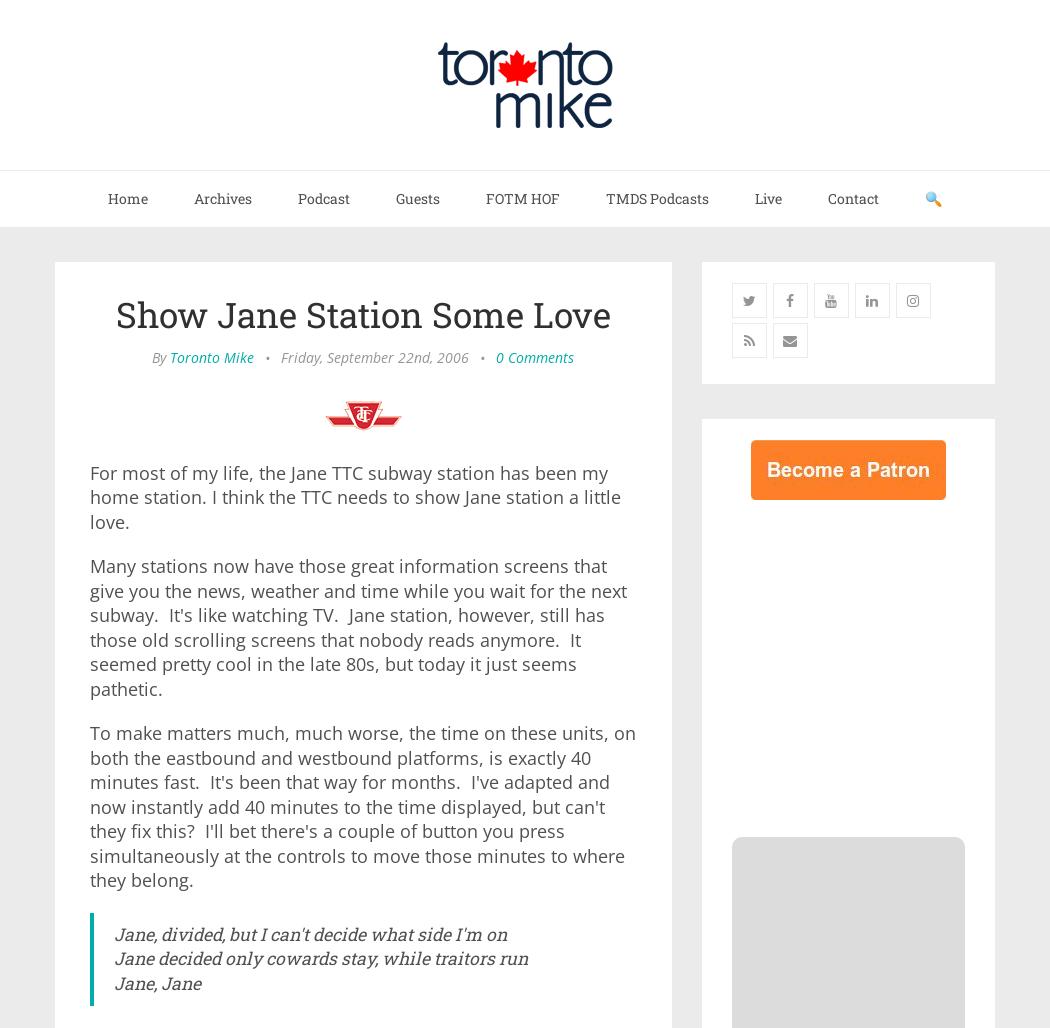  Describe the element at coordinates (656, 197) in the screenshot. I see `'TMDS Podcasts'` at that location.